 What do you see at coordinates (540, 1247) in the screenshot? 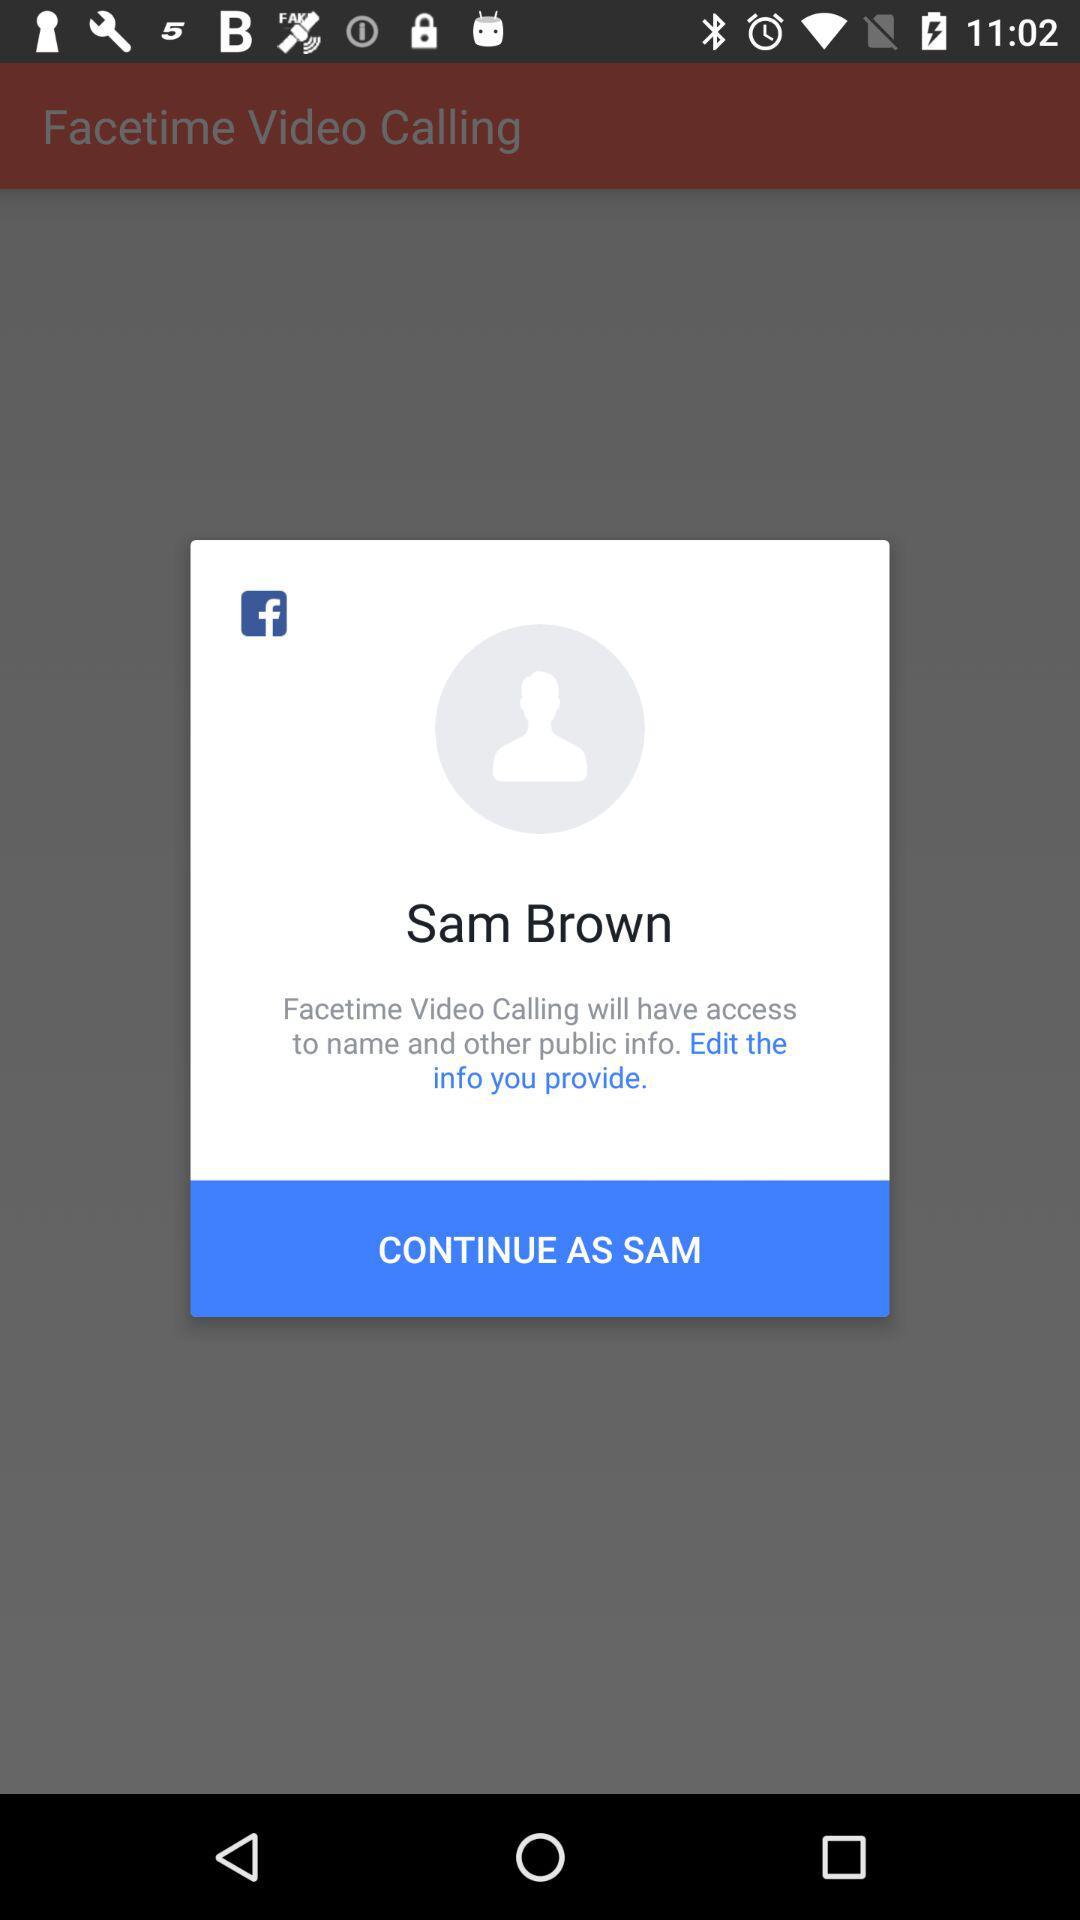
I see `the continue as sam item` at bounding box center [540, 1247].